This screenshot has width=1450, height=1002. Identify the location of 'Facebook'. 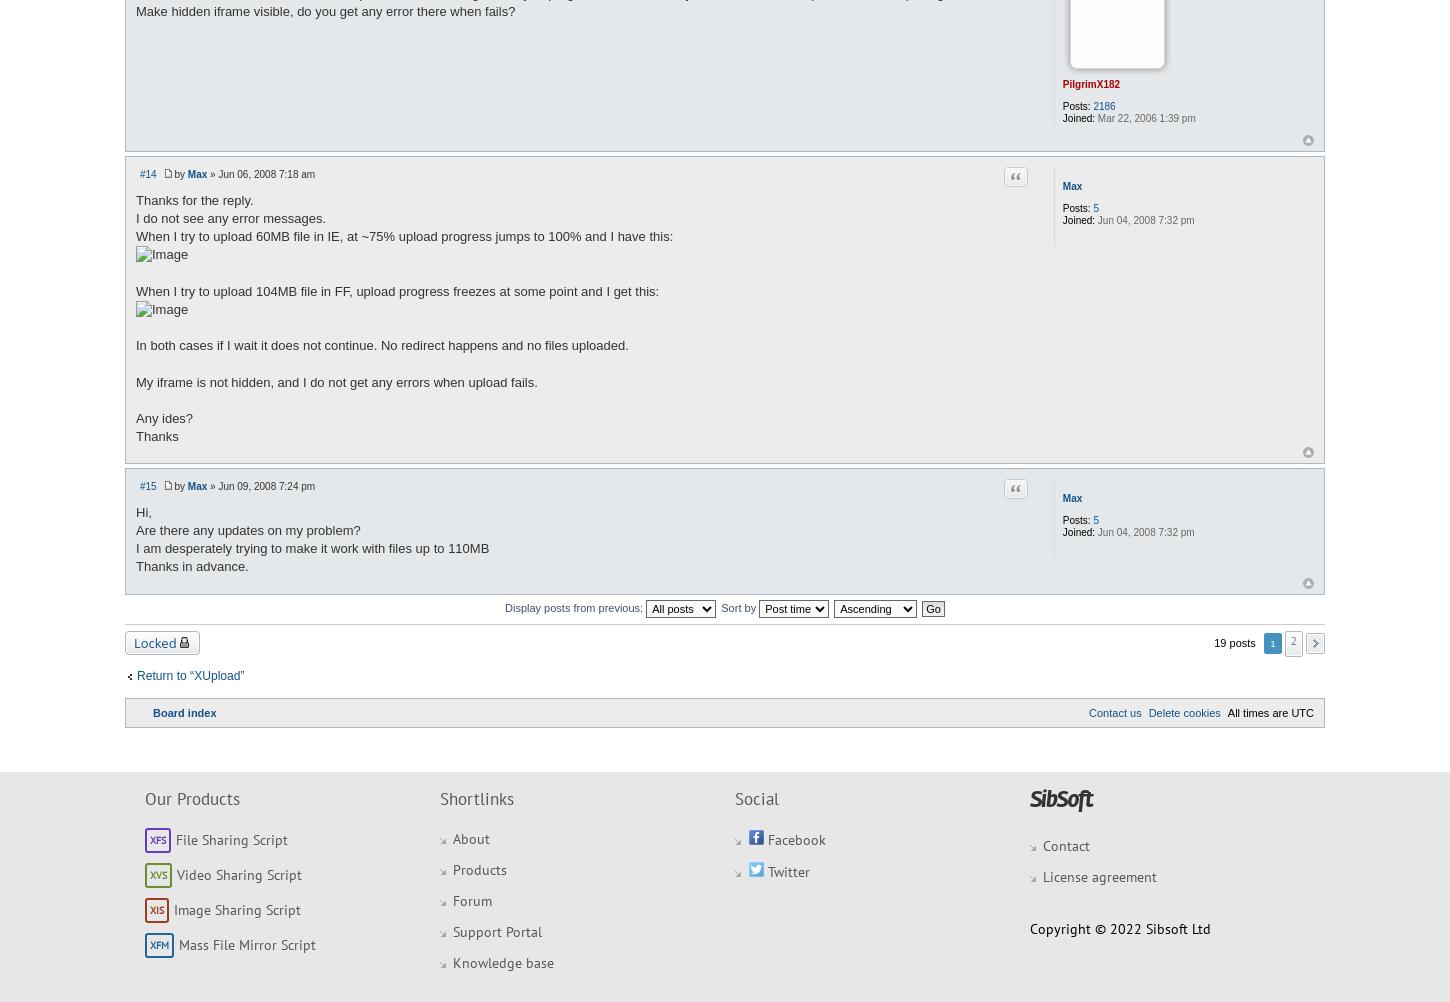
(764, 838).